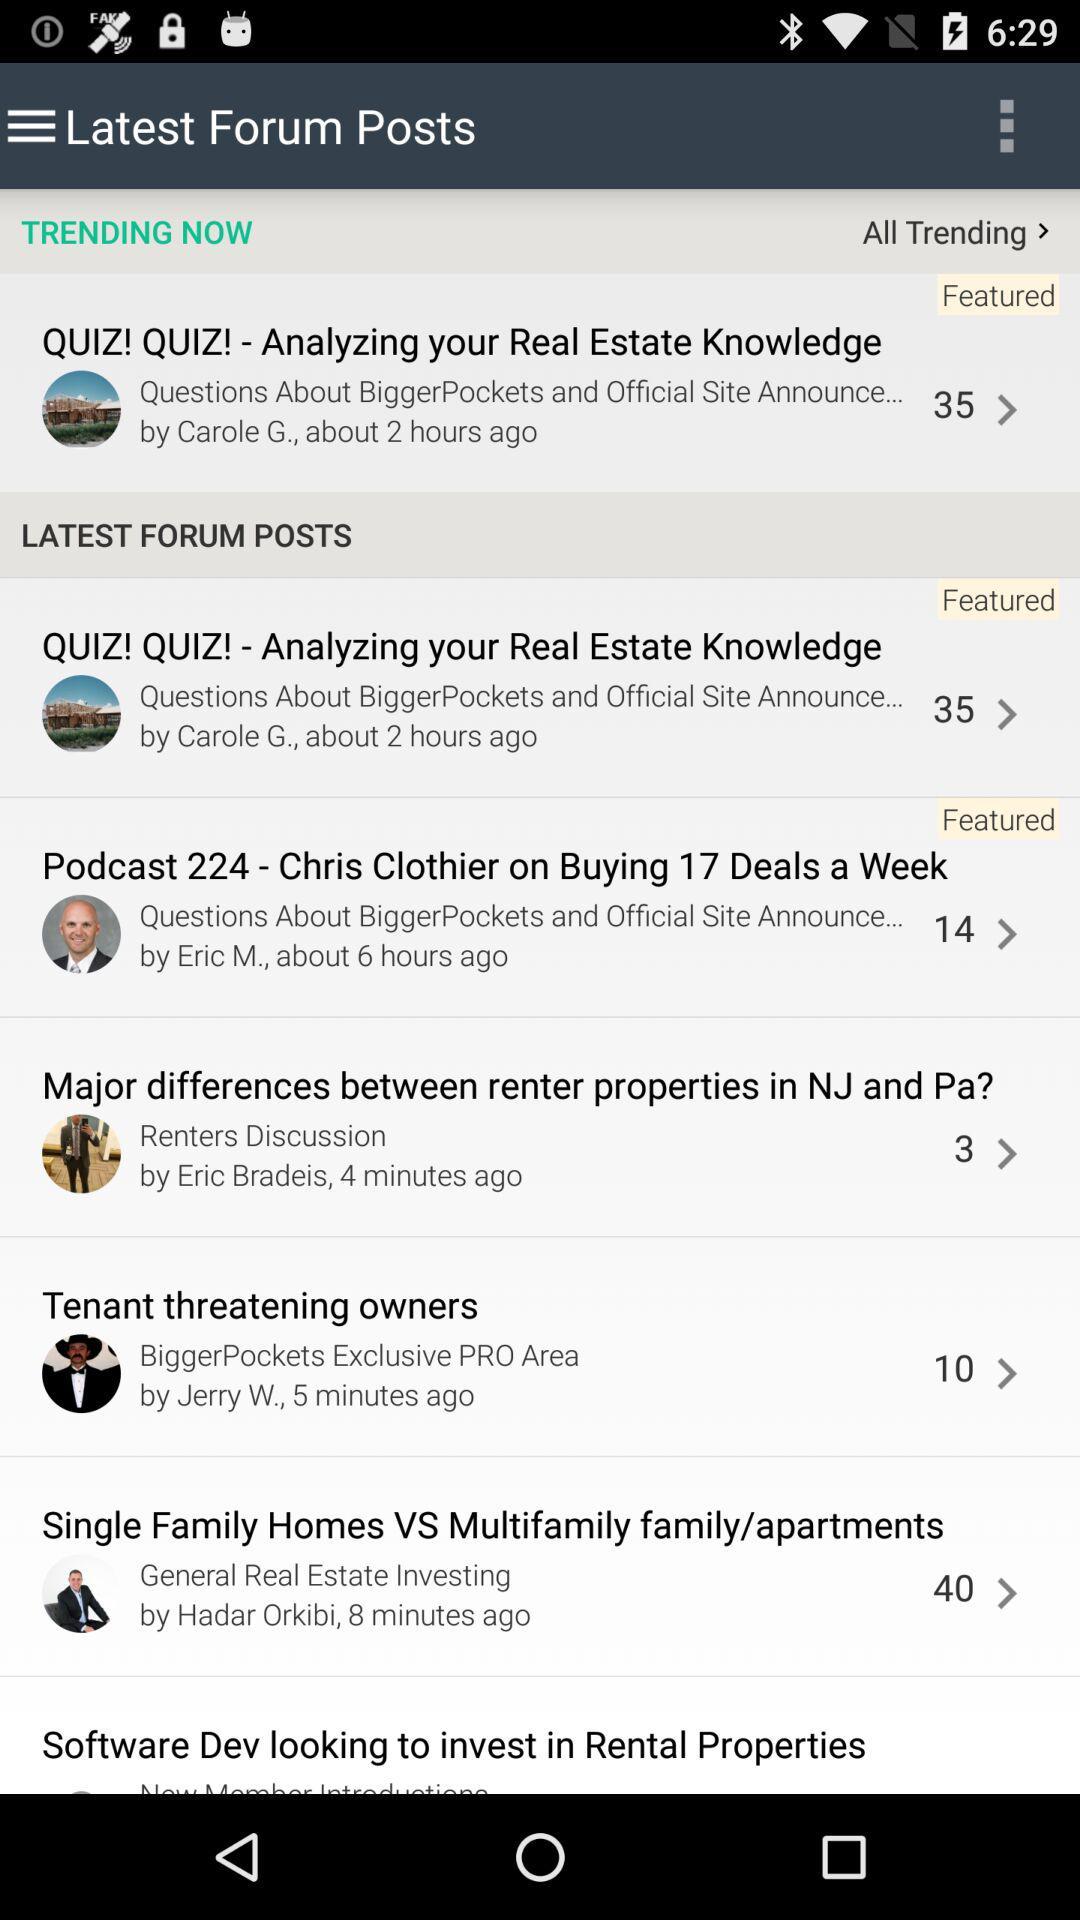 This screenshot has height=1920, width=1080. What do you see at coordinates (530, 1354) in the screenshot?
I see `the app to the left of 10` at bounding box center [530, 1354].